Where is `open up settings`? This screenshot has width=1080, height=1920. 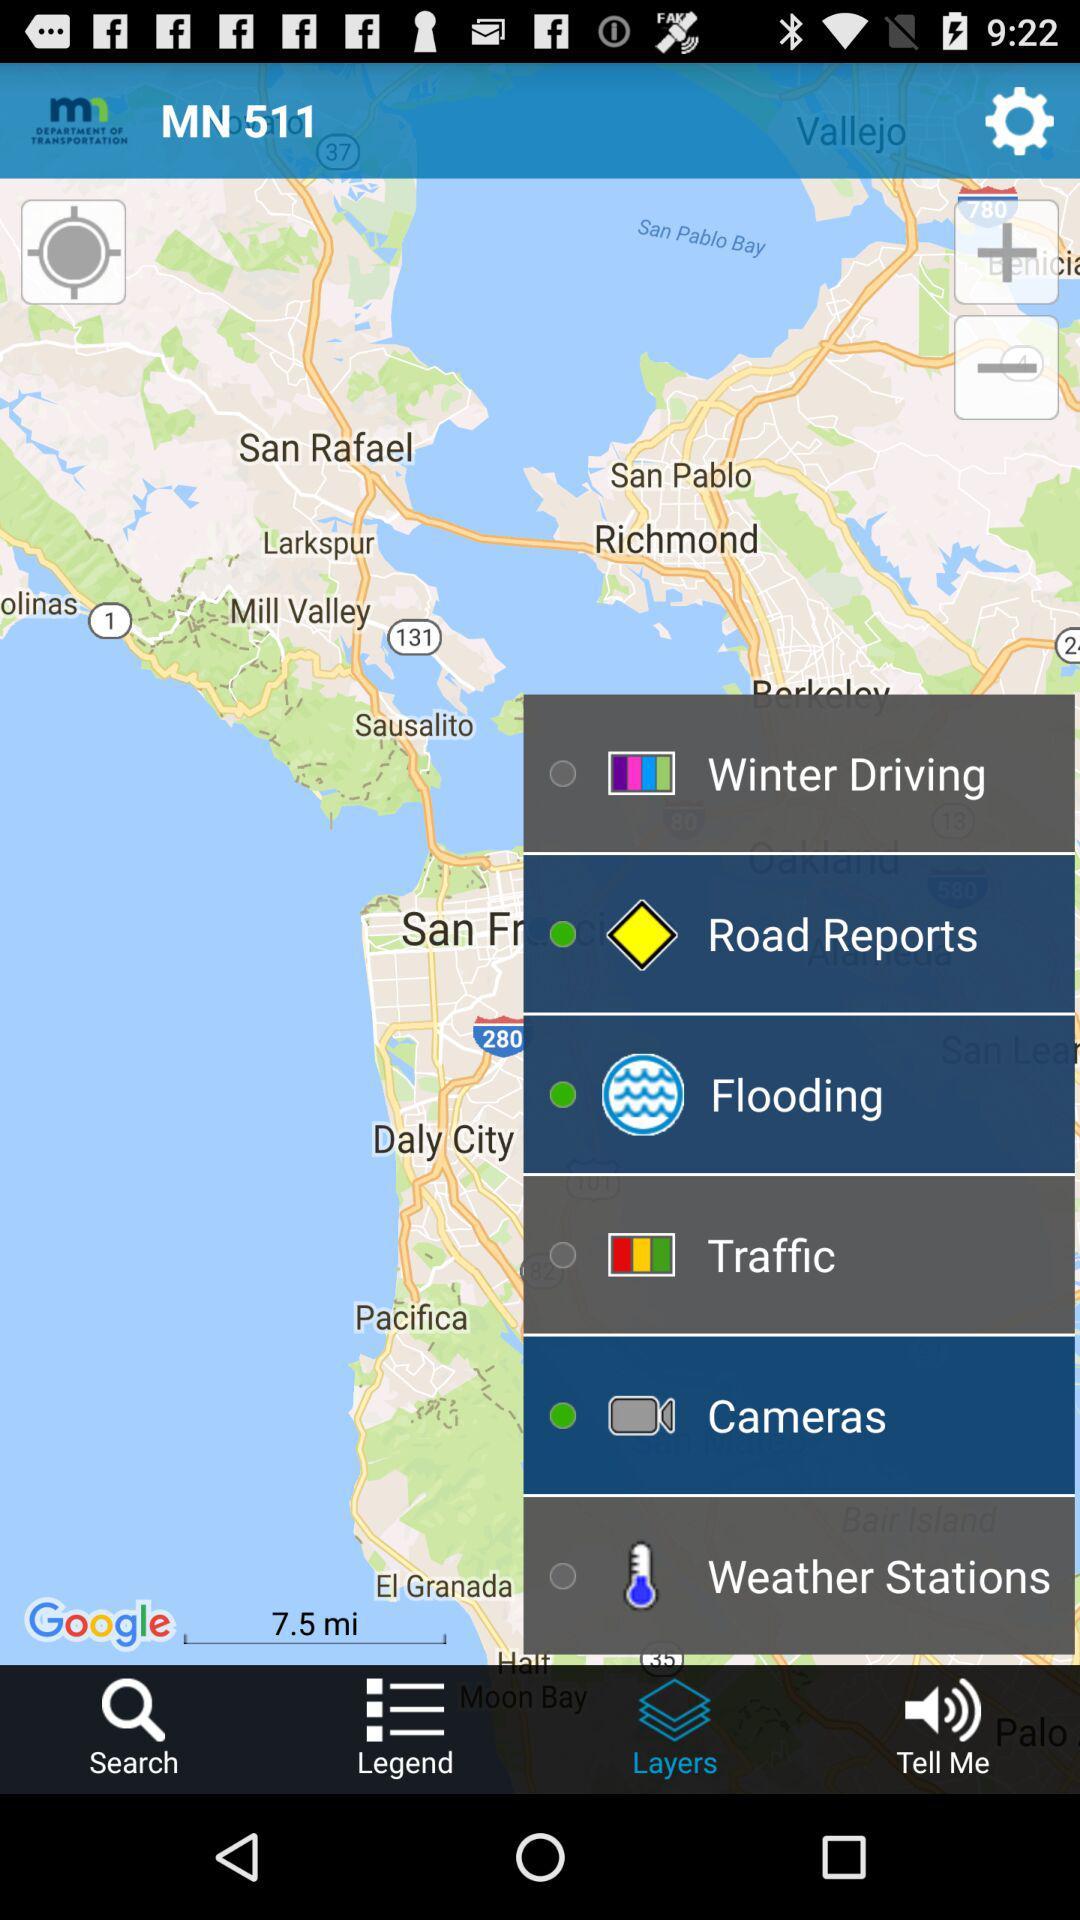
open up settings is located at coordinates (1019, 119).